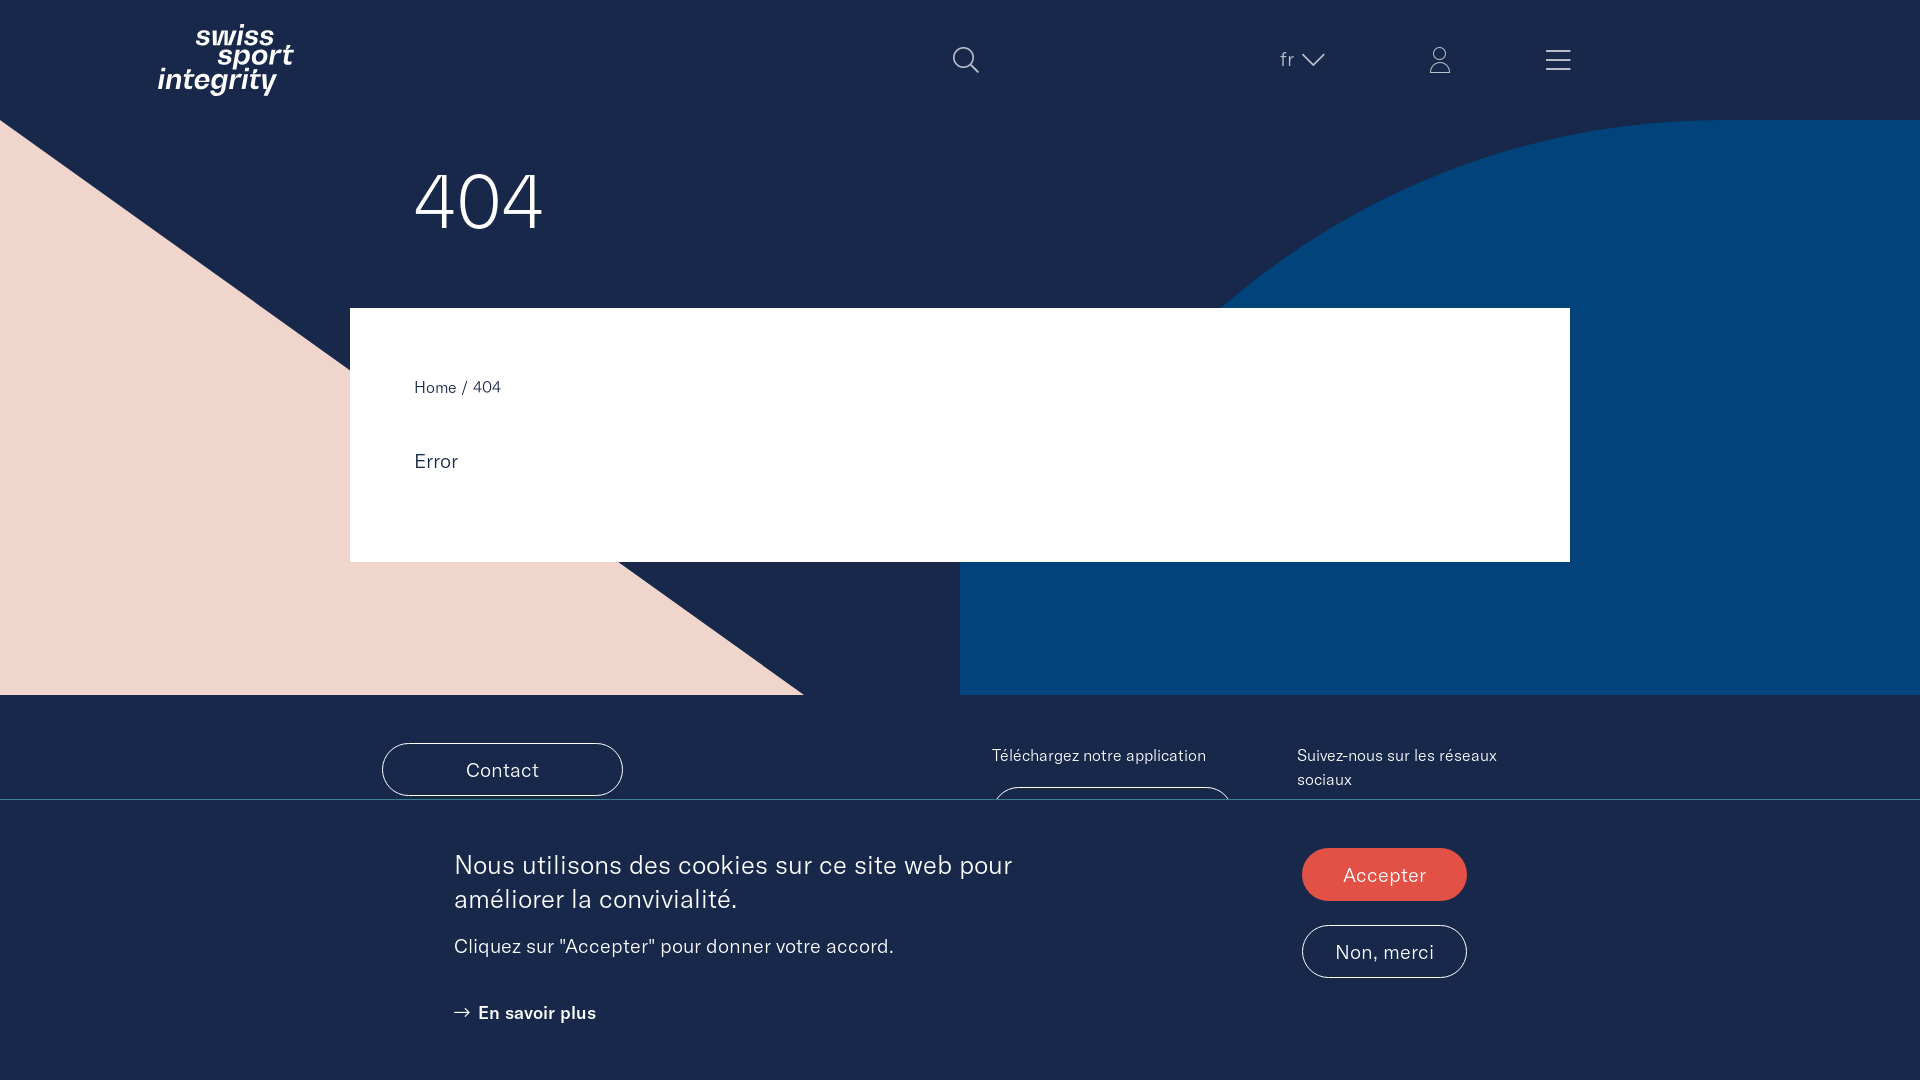 The image size is (1920, 1080). What do you see at coordinates (1300, 57) in the screenshot?
I see `'fr'` at bounding box center [1300, 57].